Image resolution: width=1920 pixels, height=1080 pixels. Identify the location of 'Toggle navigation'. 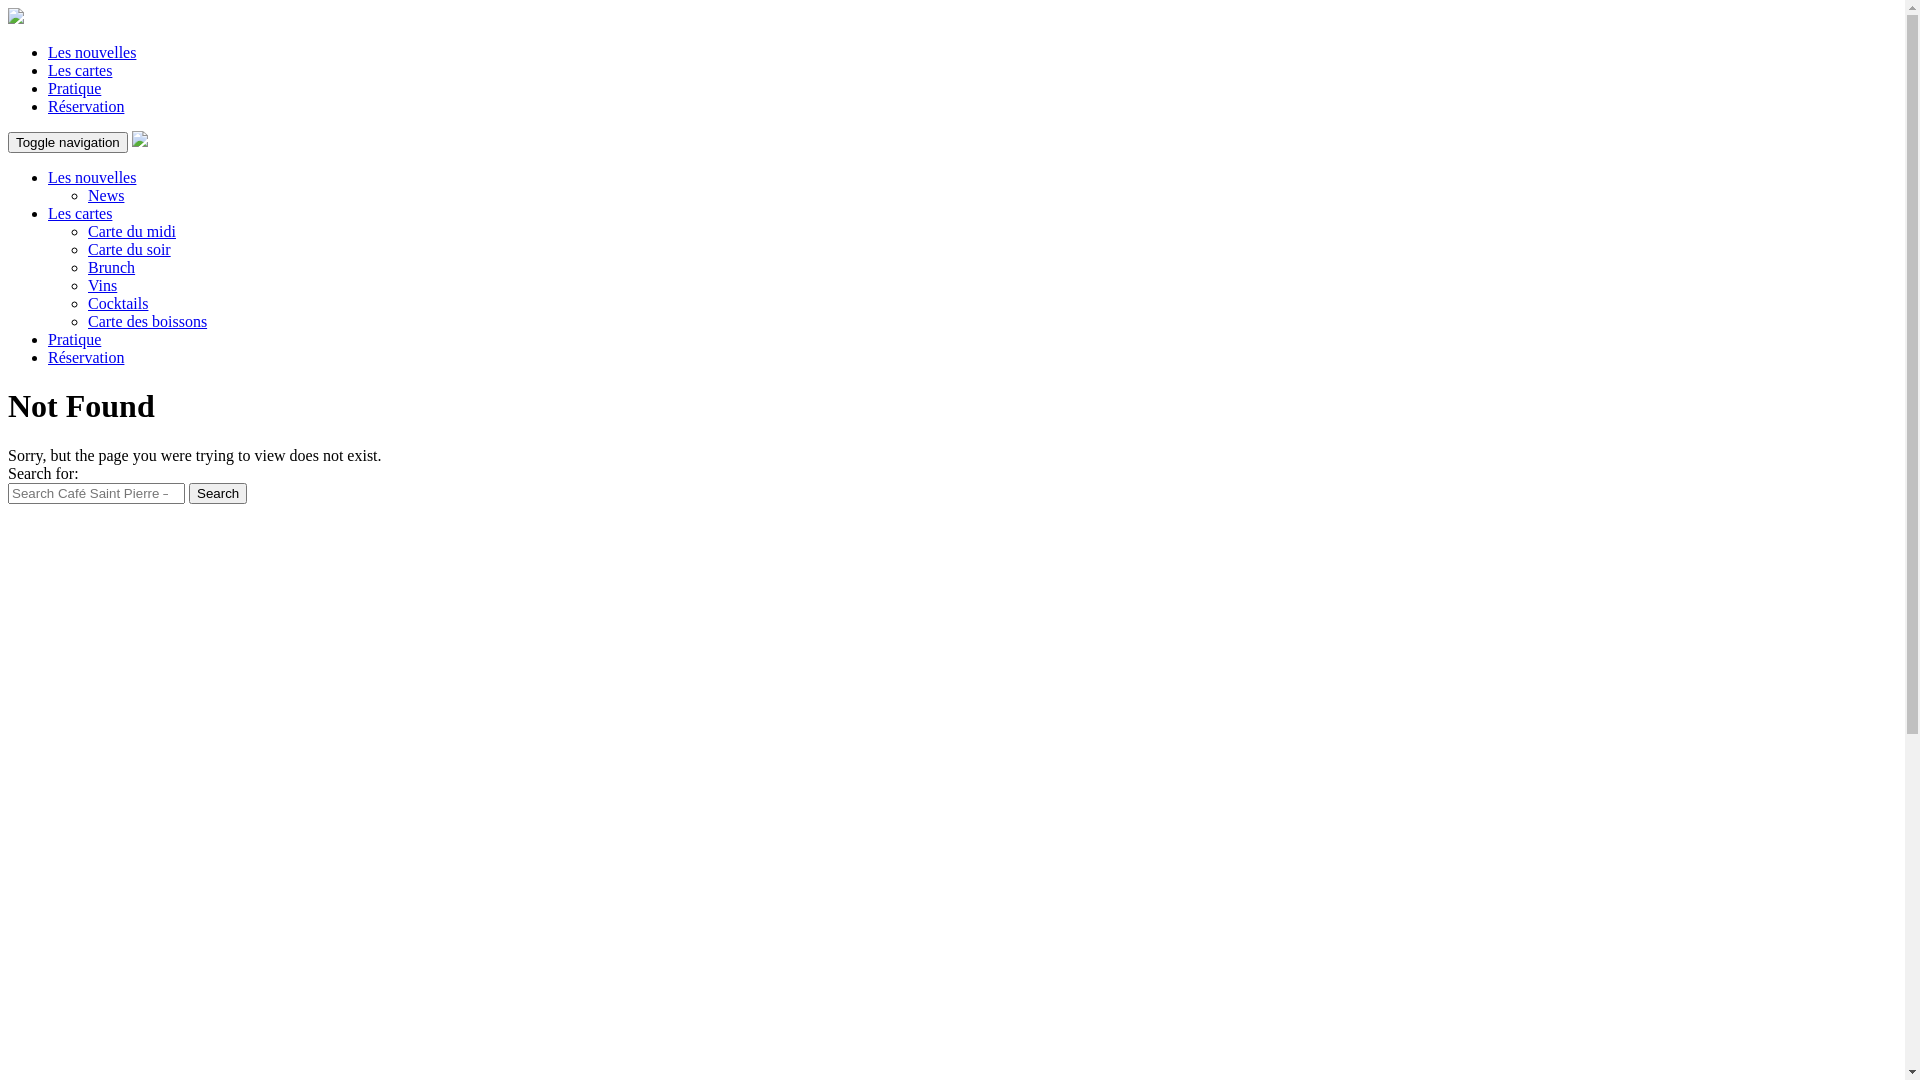
(8, 141).